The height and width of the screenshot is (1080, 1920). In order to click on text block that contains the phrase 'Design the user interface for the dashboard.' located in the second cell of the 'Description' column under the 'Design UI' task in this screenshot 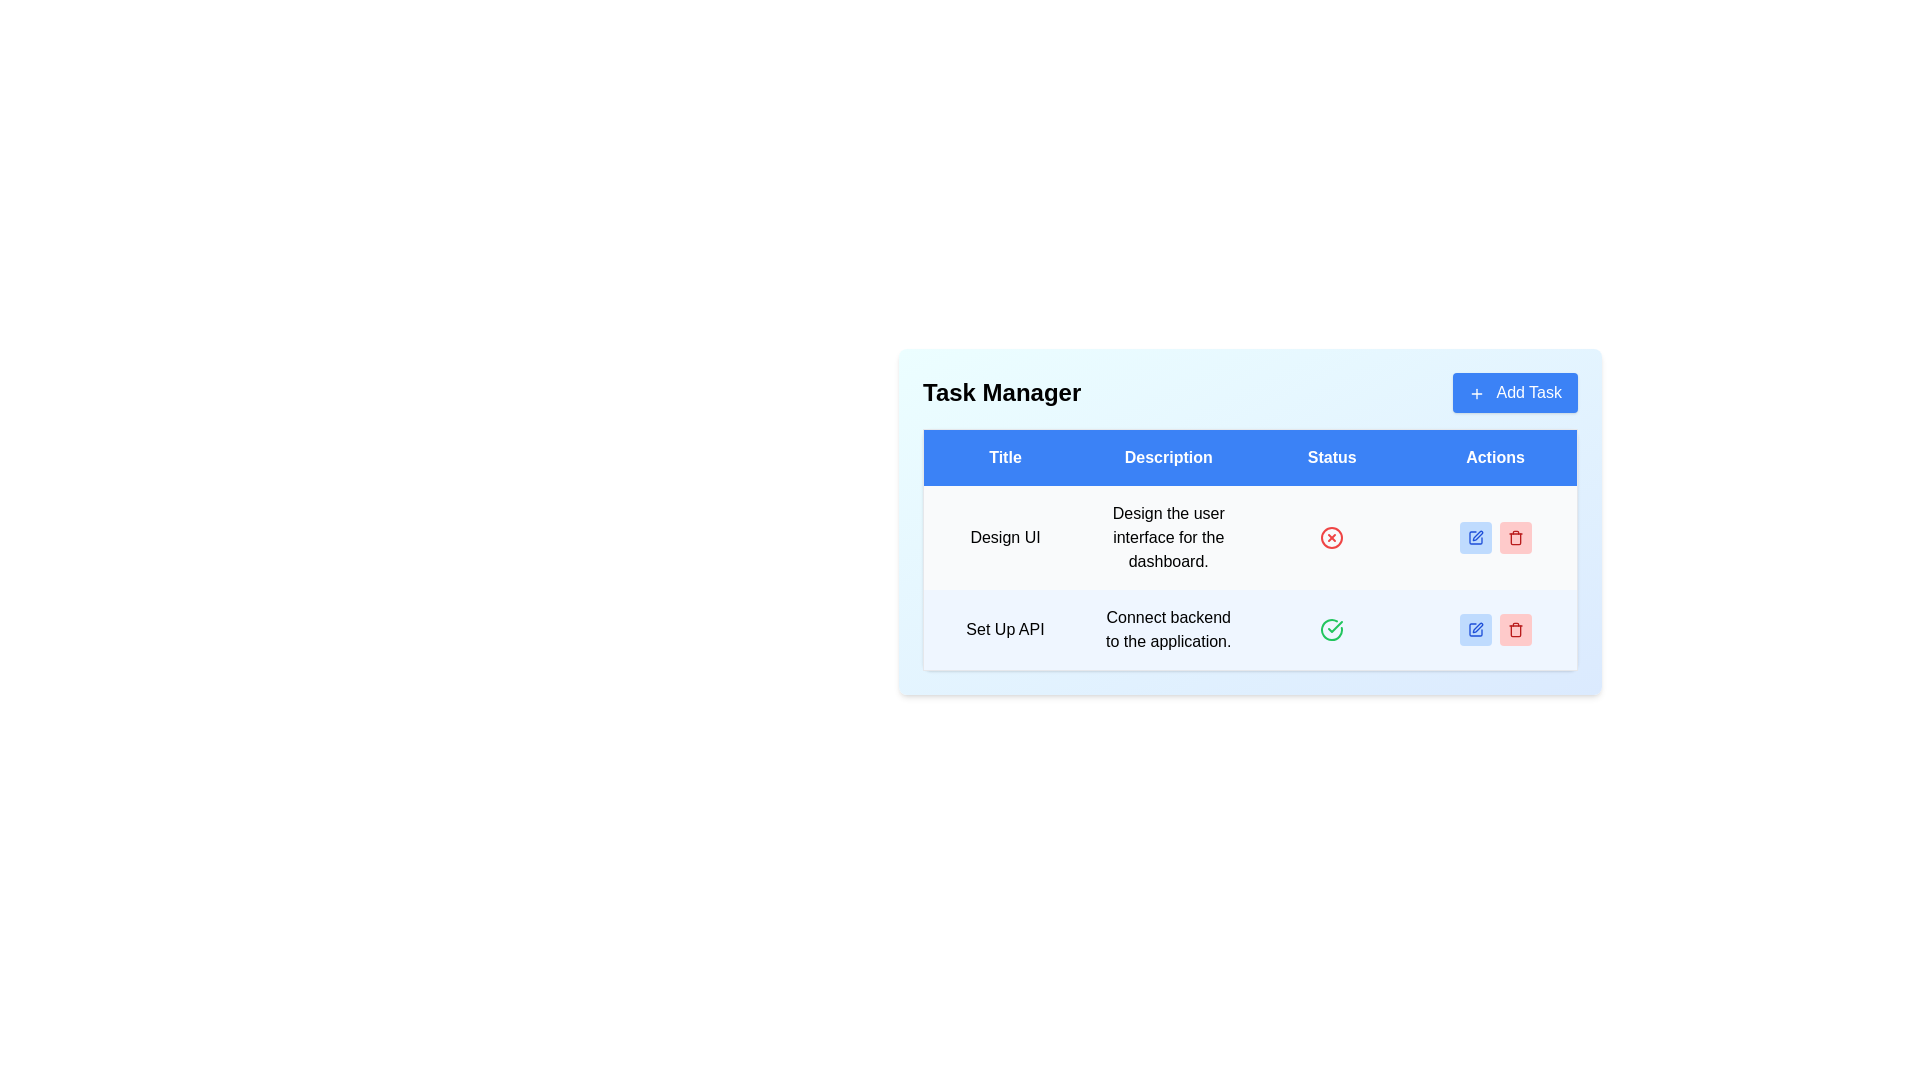, I will do `click(1168, 536)`.